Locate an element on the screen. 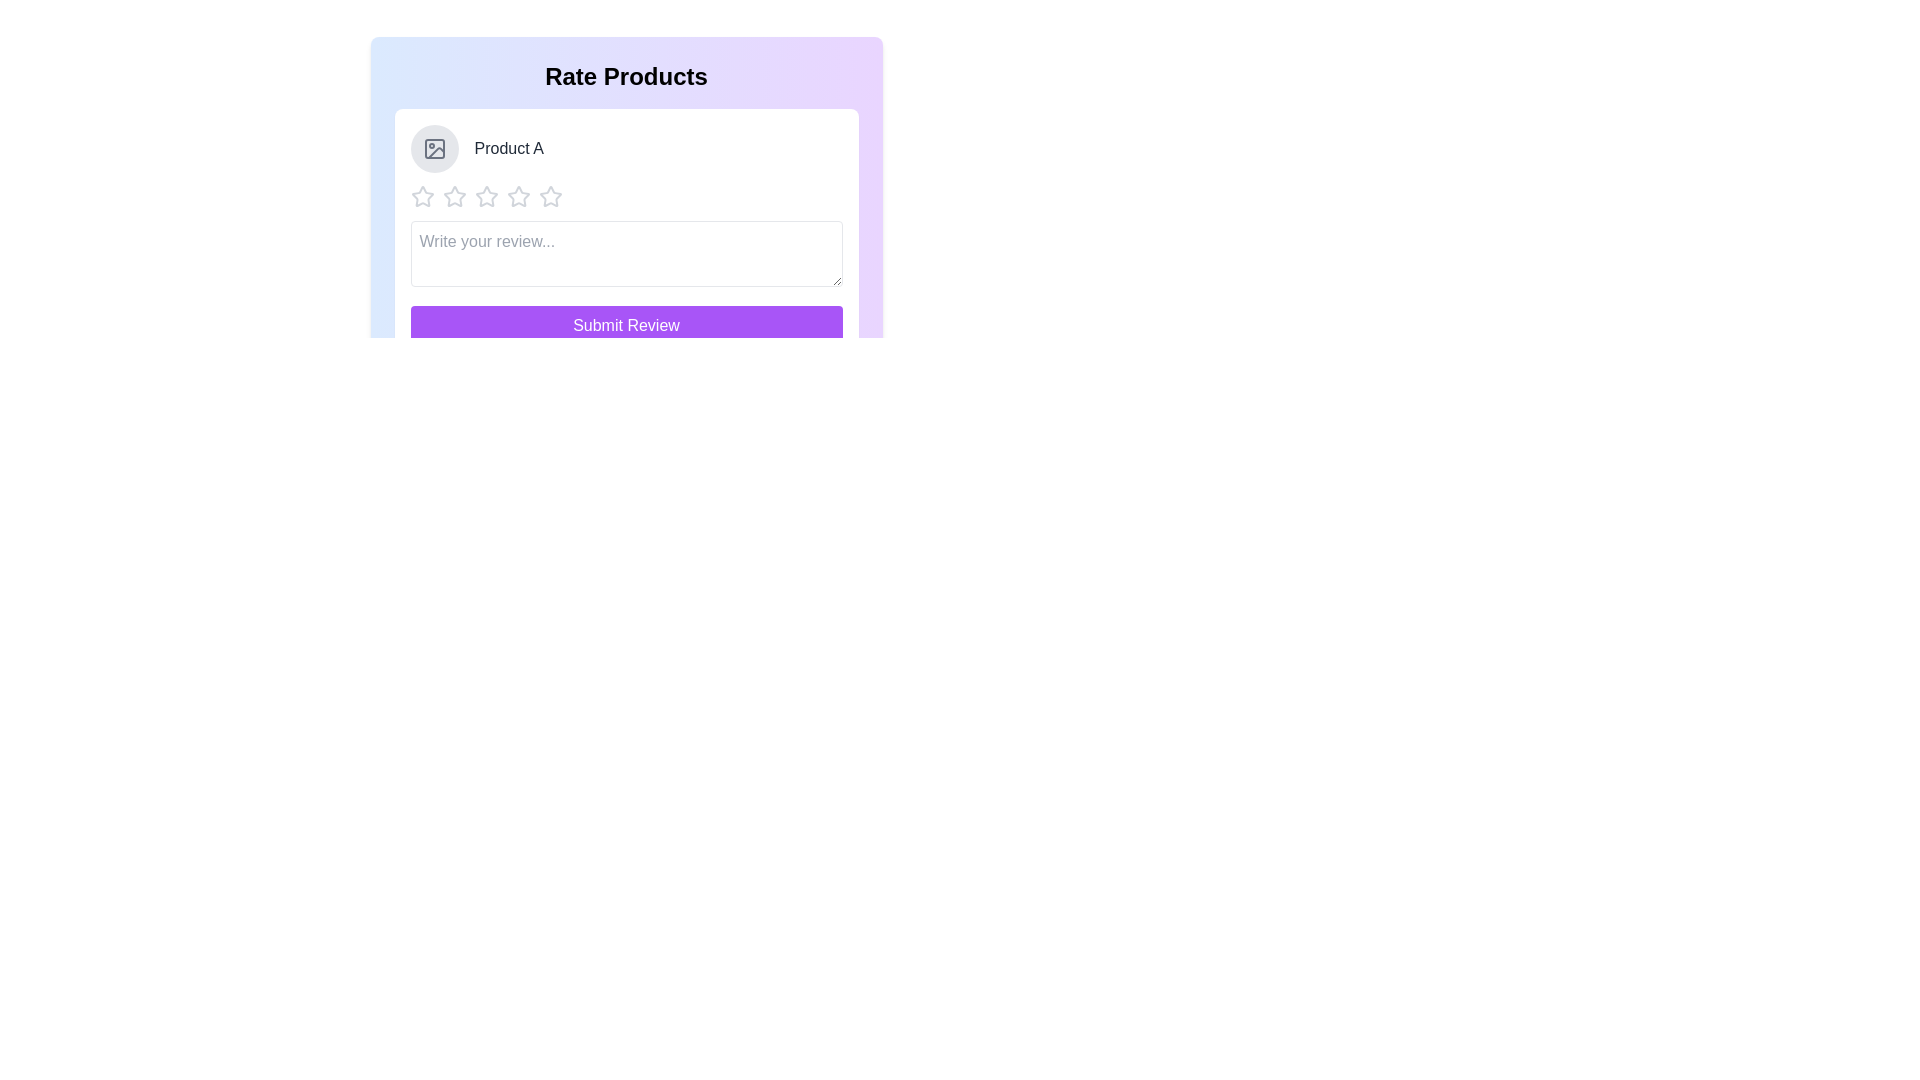  the text area to focus and enable writing a review is located at coordinates (625, 253).